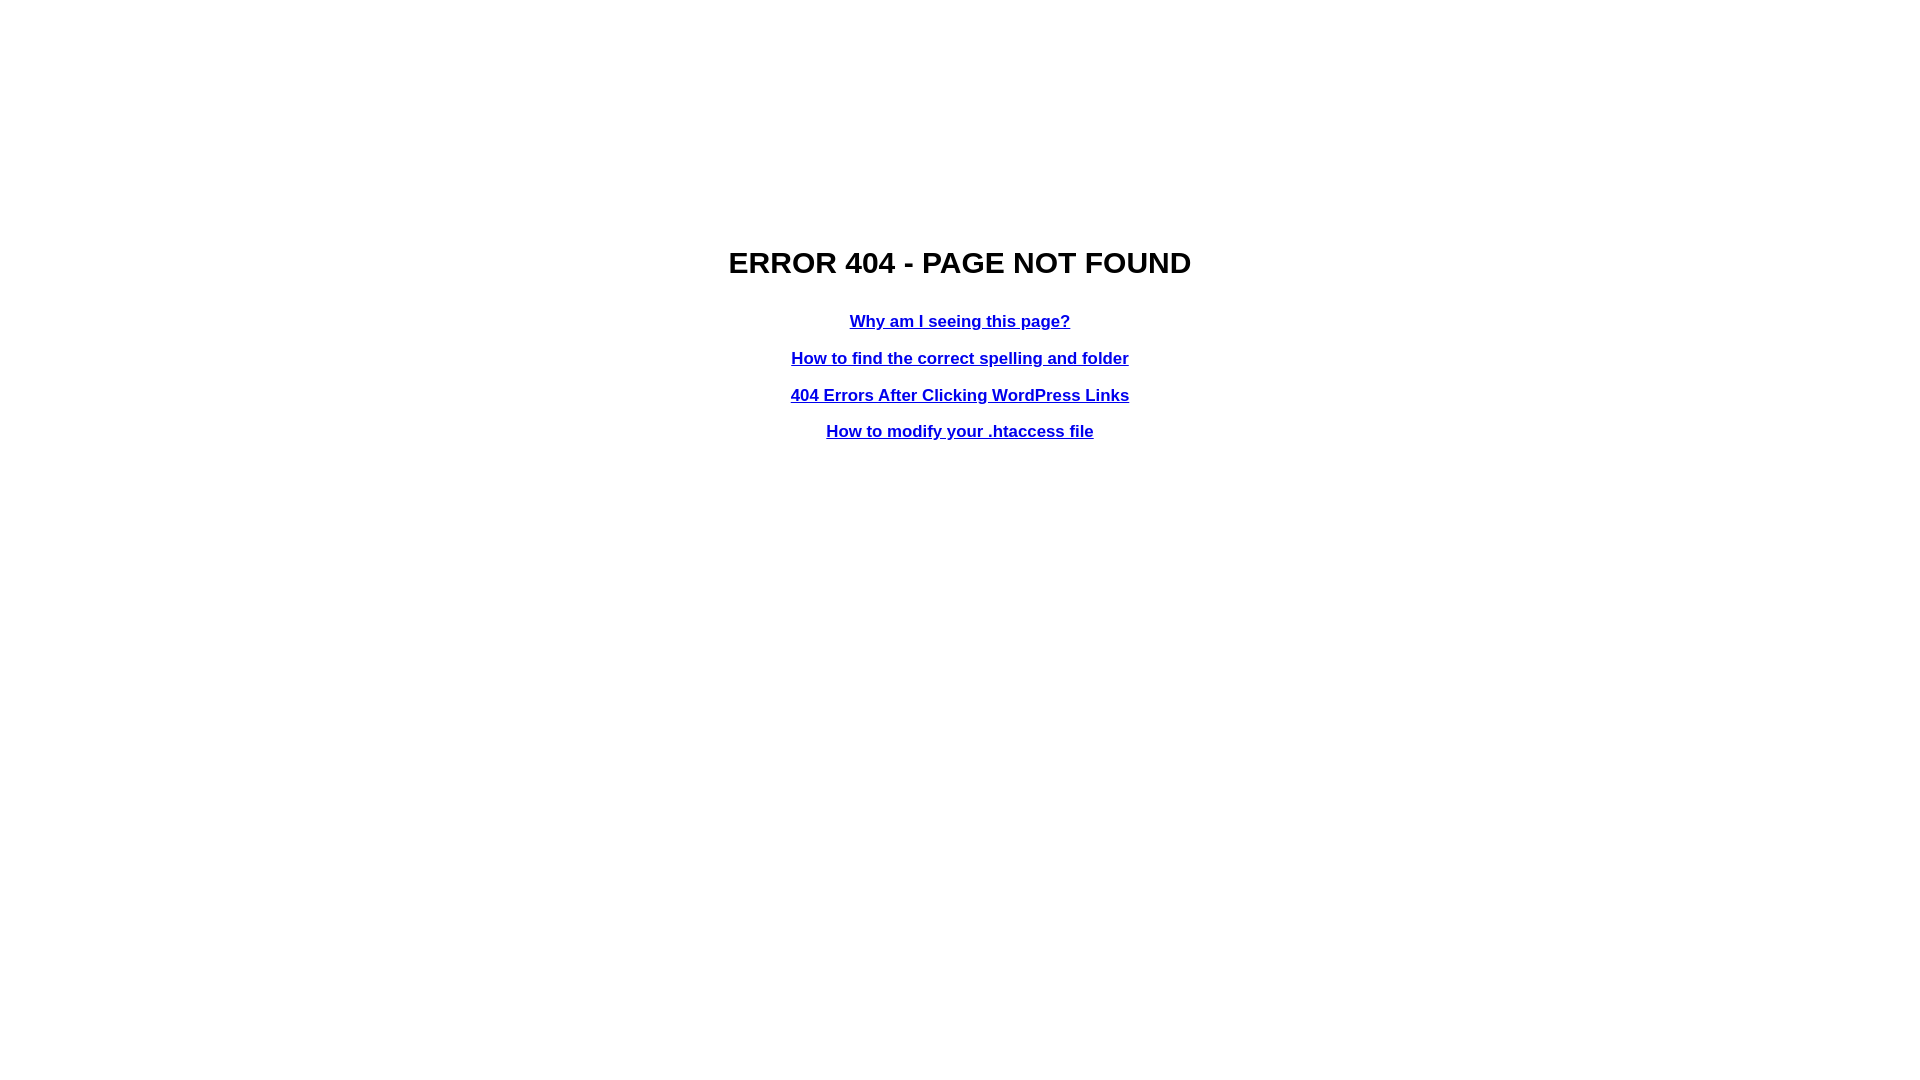 The width and height of the screenshot is (1920, 1080). Describe the element at coordinates (960, 395) in the screenshot. I see `'404 Errors After Clicking WordPress Links'` at that location.